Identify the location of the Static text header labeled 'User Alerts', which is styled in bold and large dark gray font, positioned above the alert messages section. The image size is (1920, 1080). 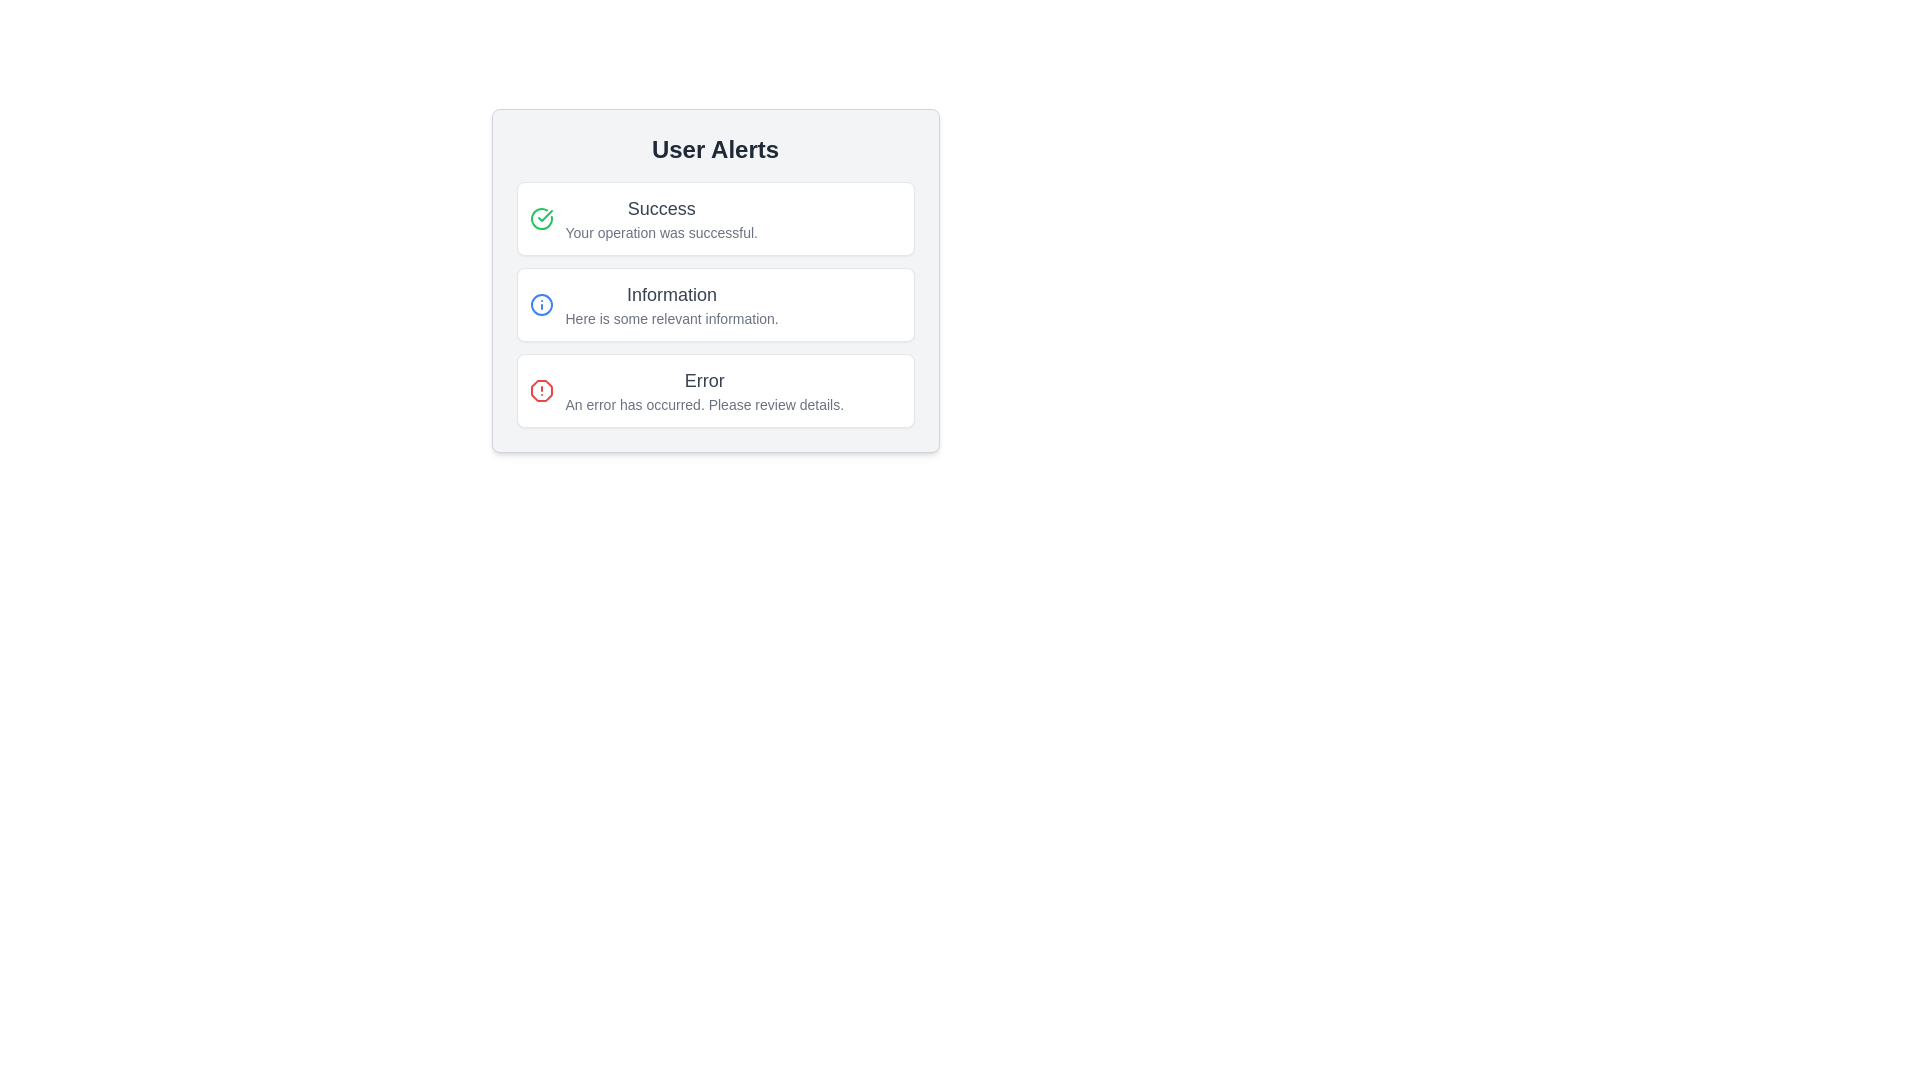
(715, 149).